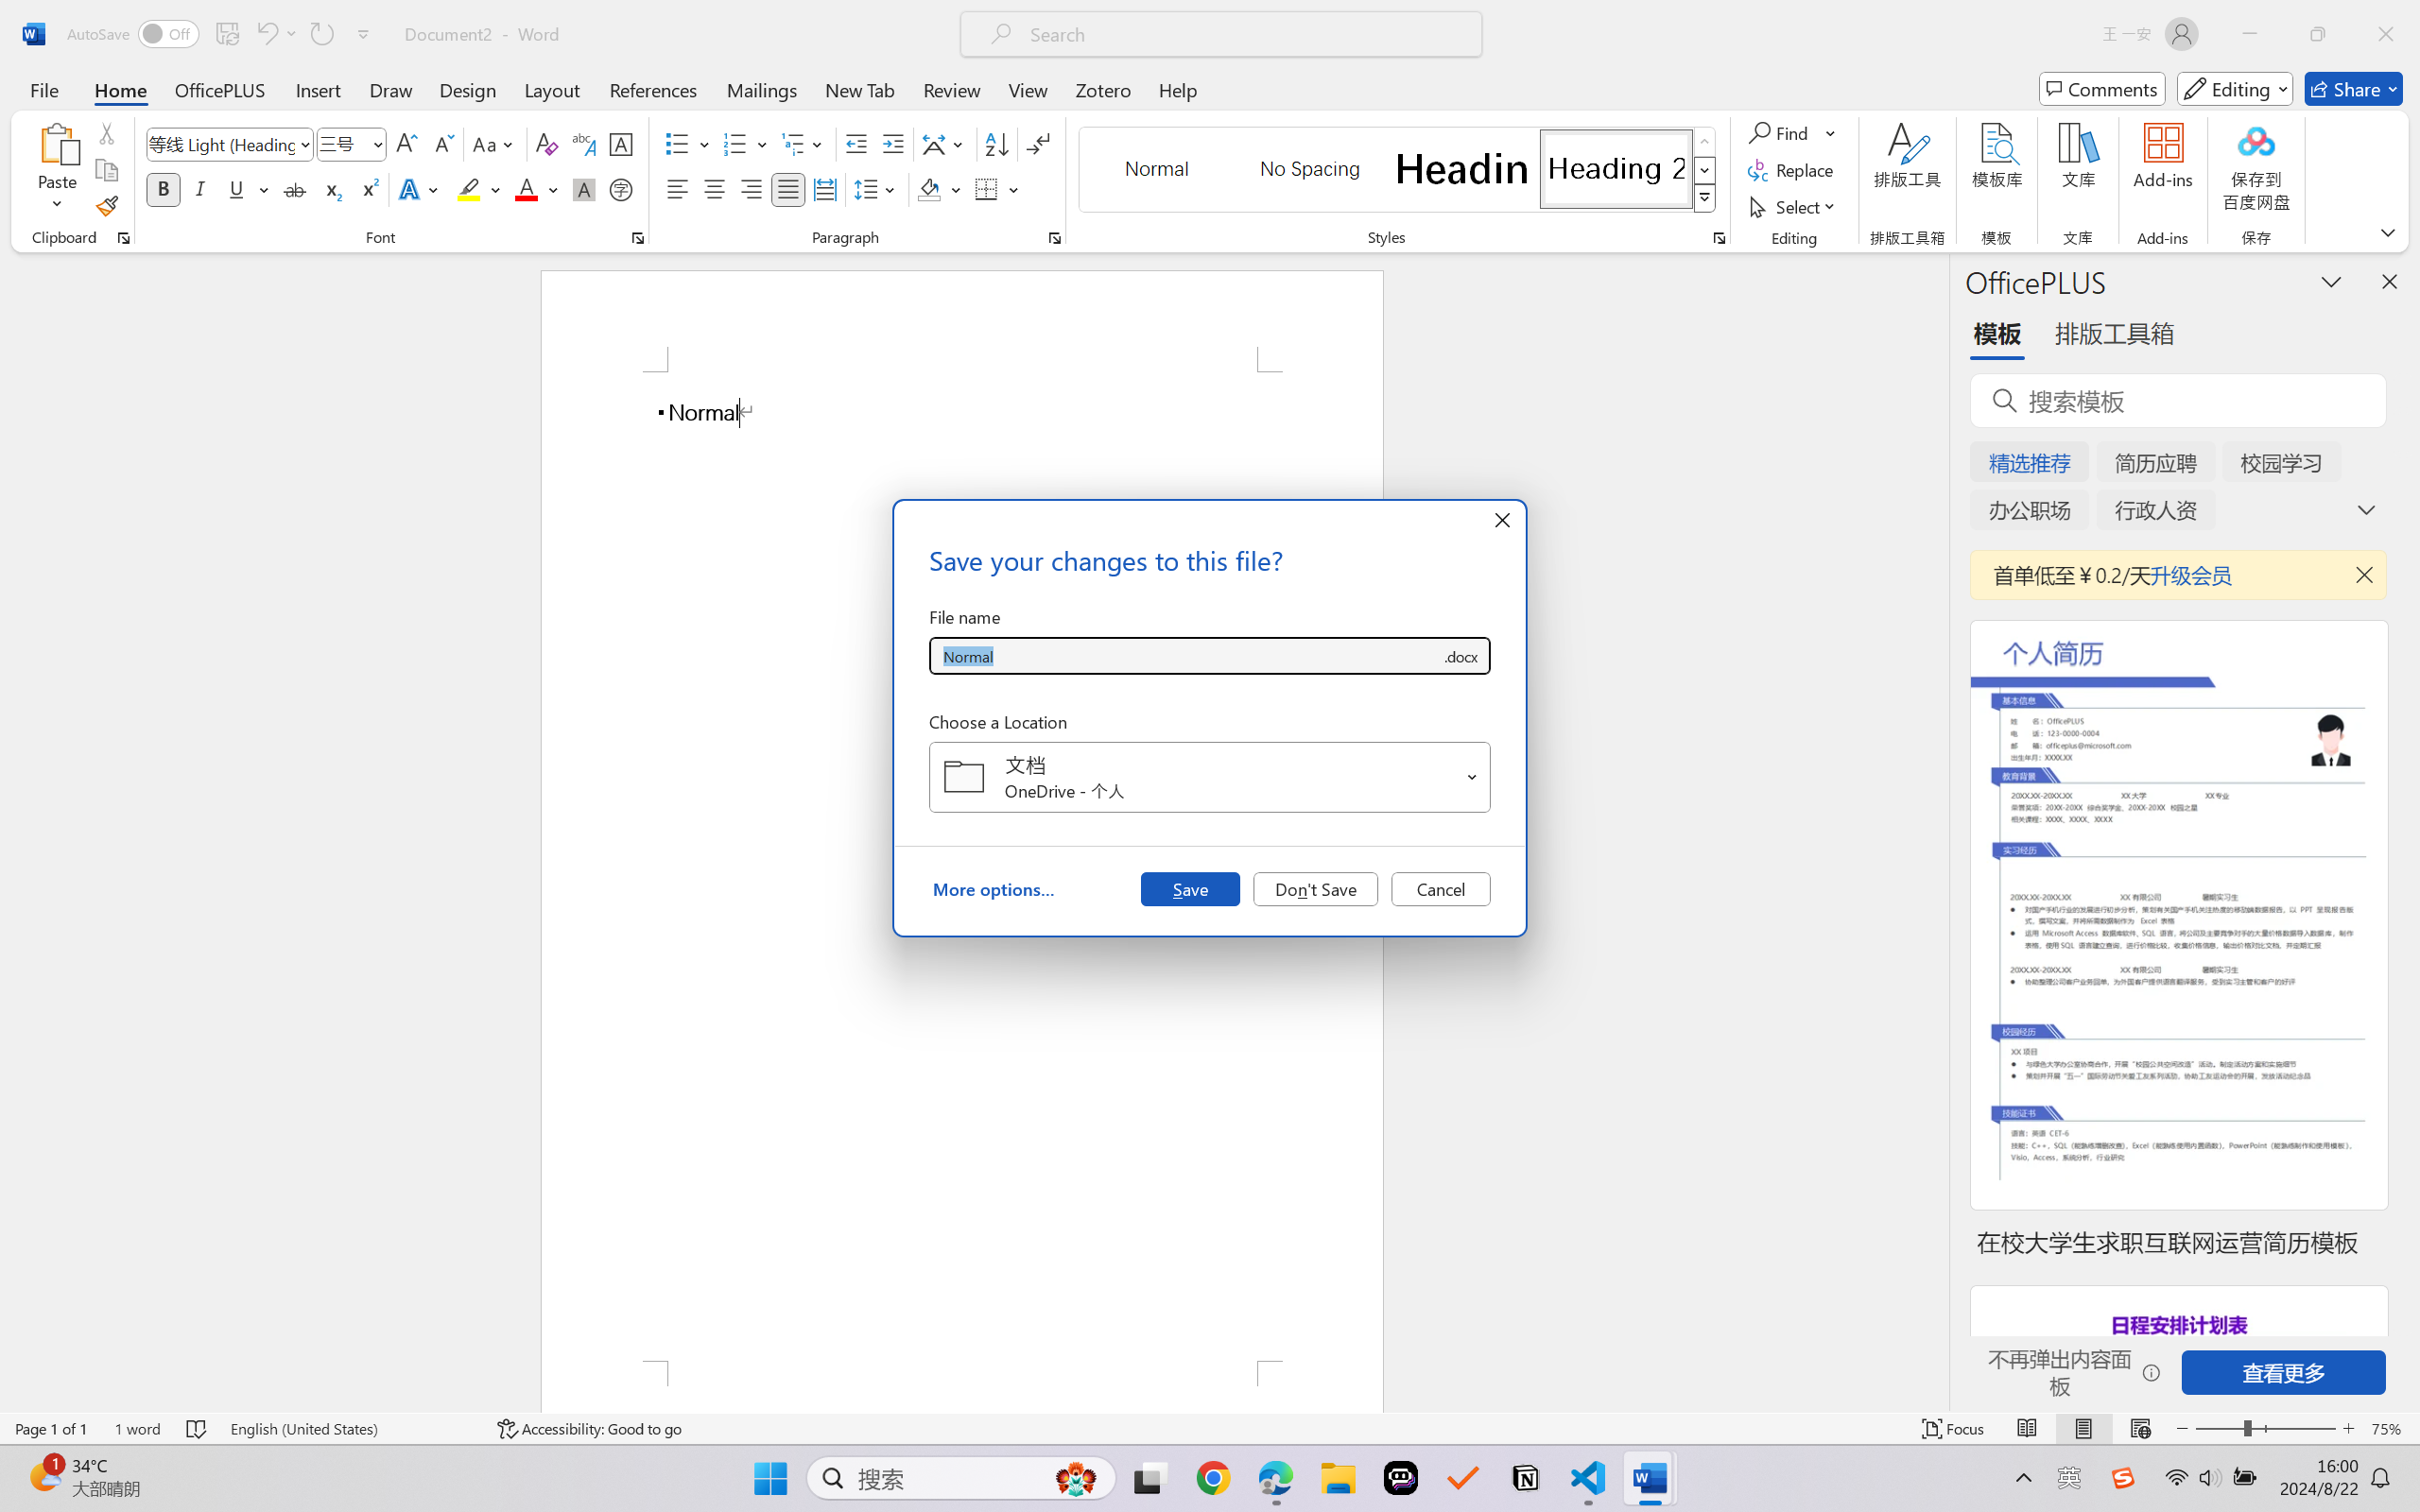 Image resolution: width=2420 pixels, height=1512 pixels. I want to click on 'Share', so click(2352, 88).